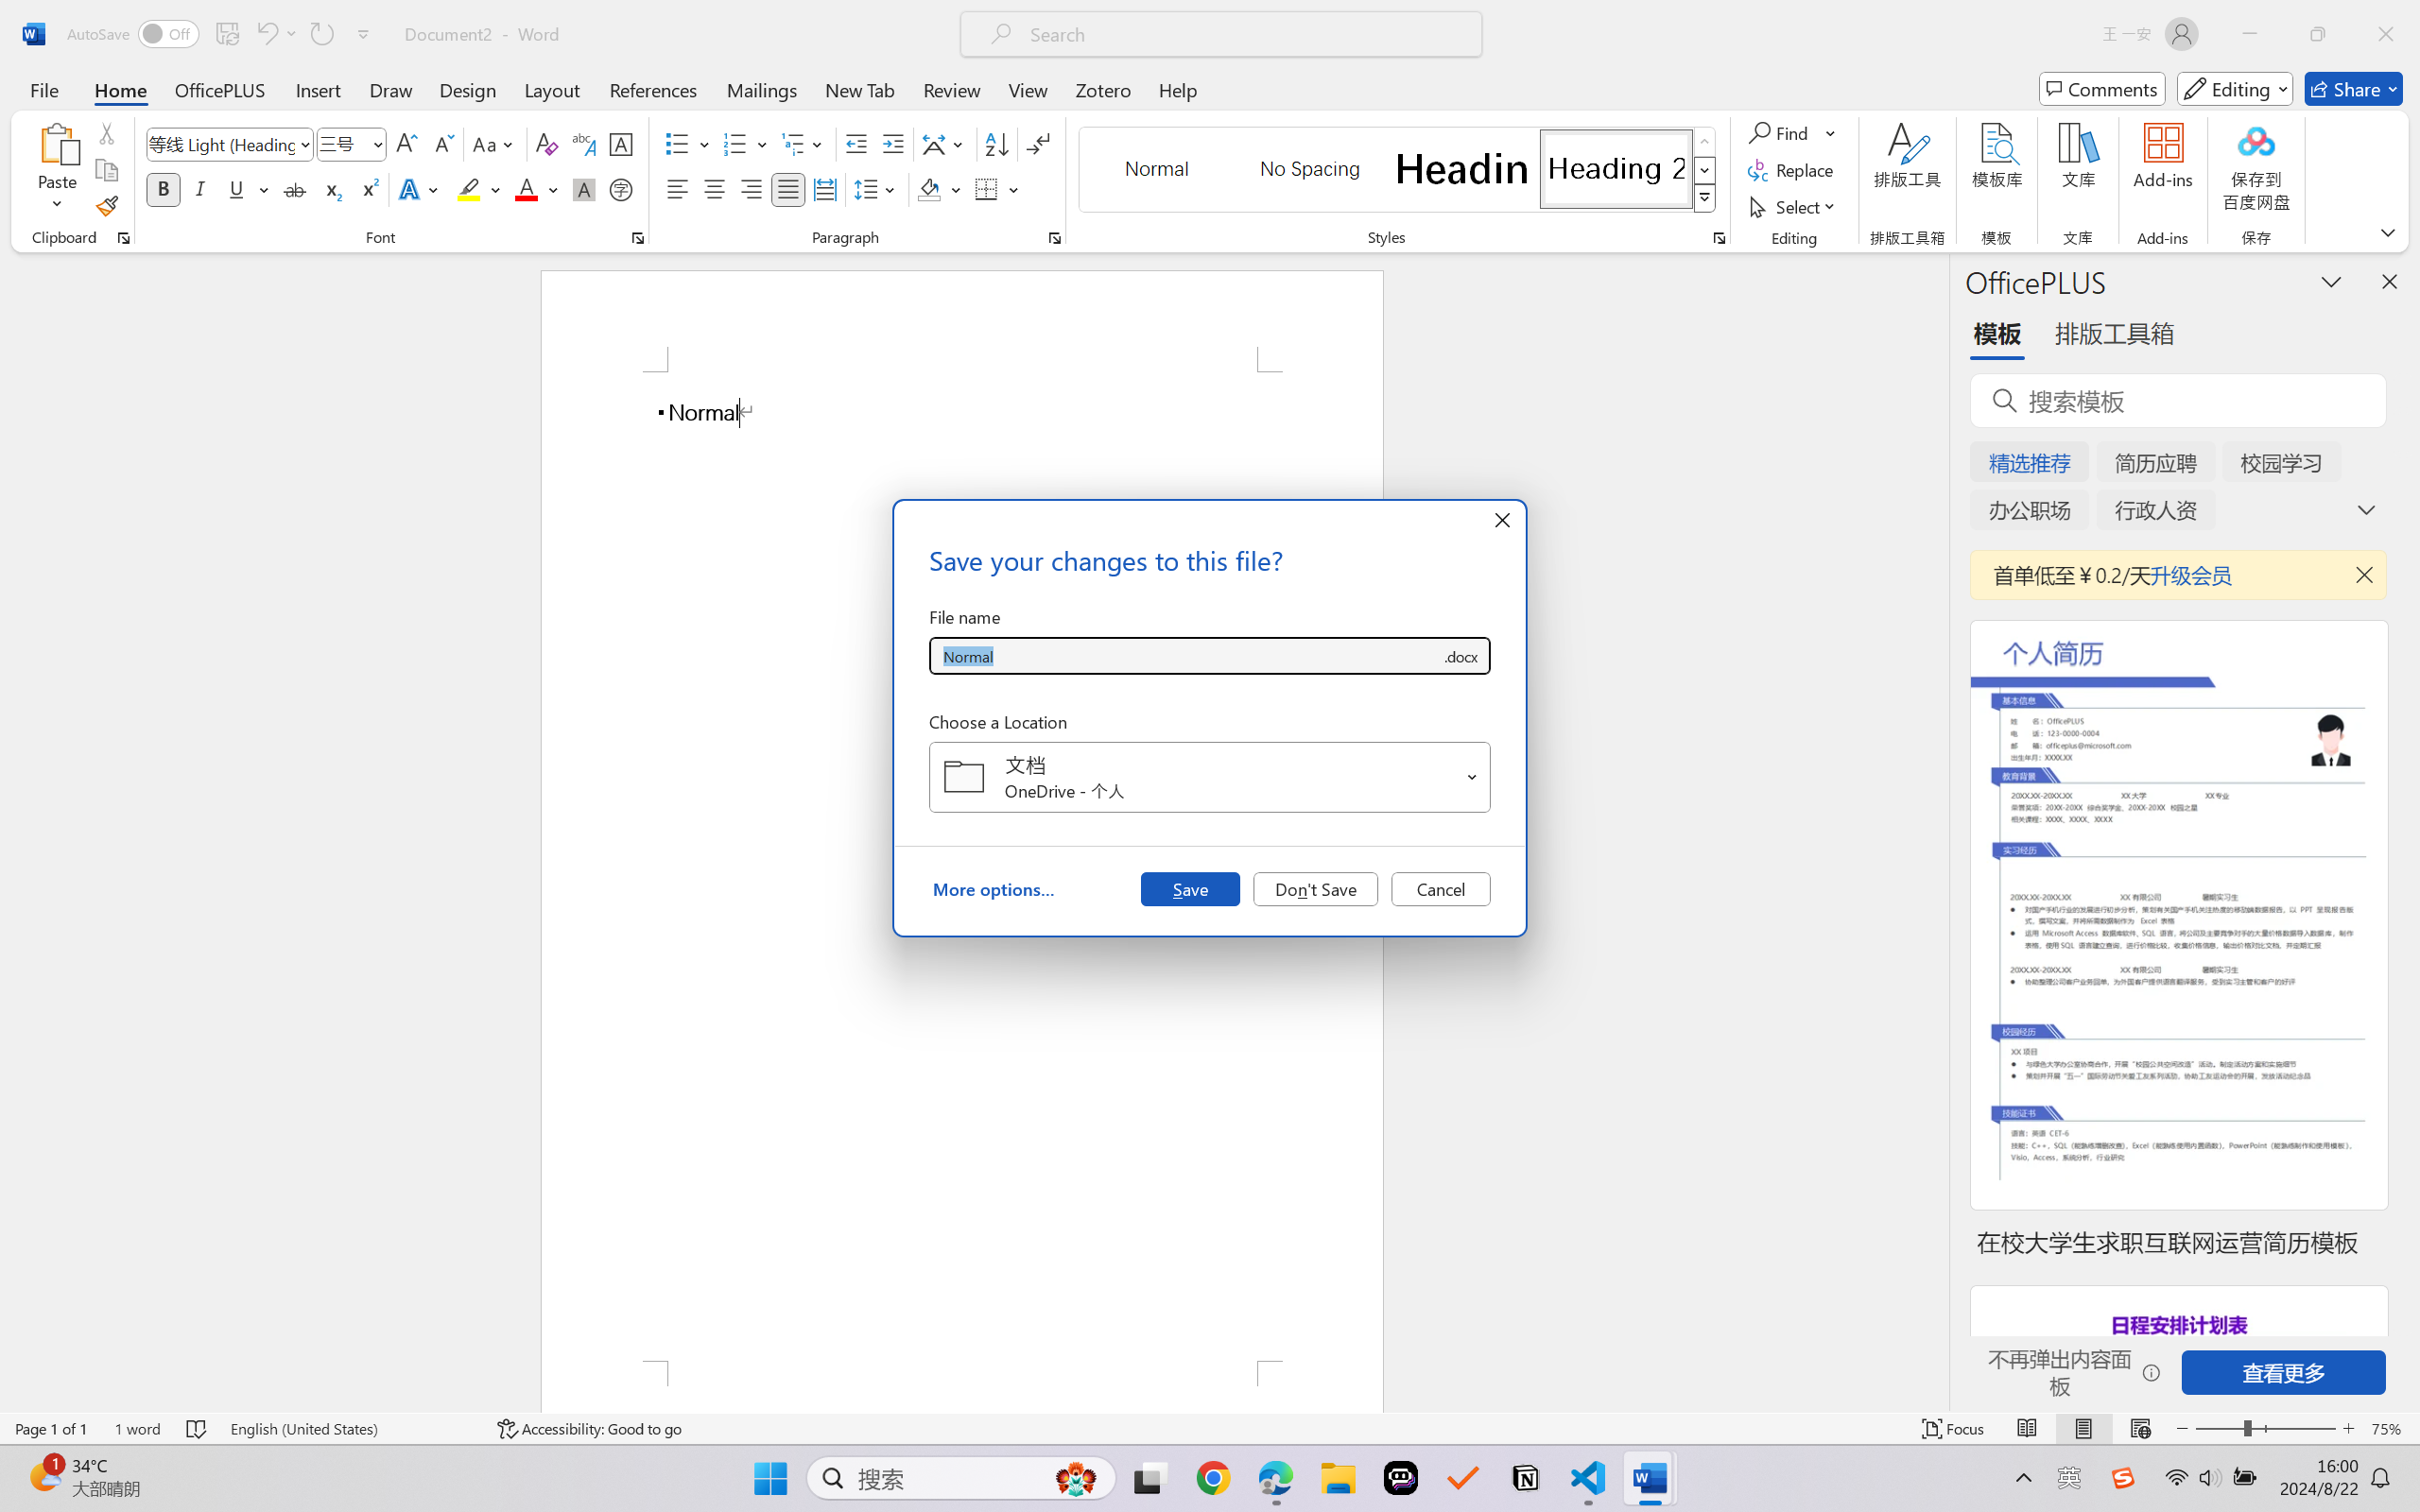 Image resolution: width=2420 pixels, height=1512 pixels. I want to click on 'Share', so click(2352, 88).